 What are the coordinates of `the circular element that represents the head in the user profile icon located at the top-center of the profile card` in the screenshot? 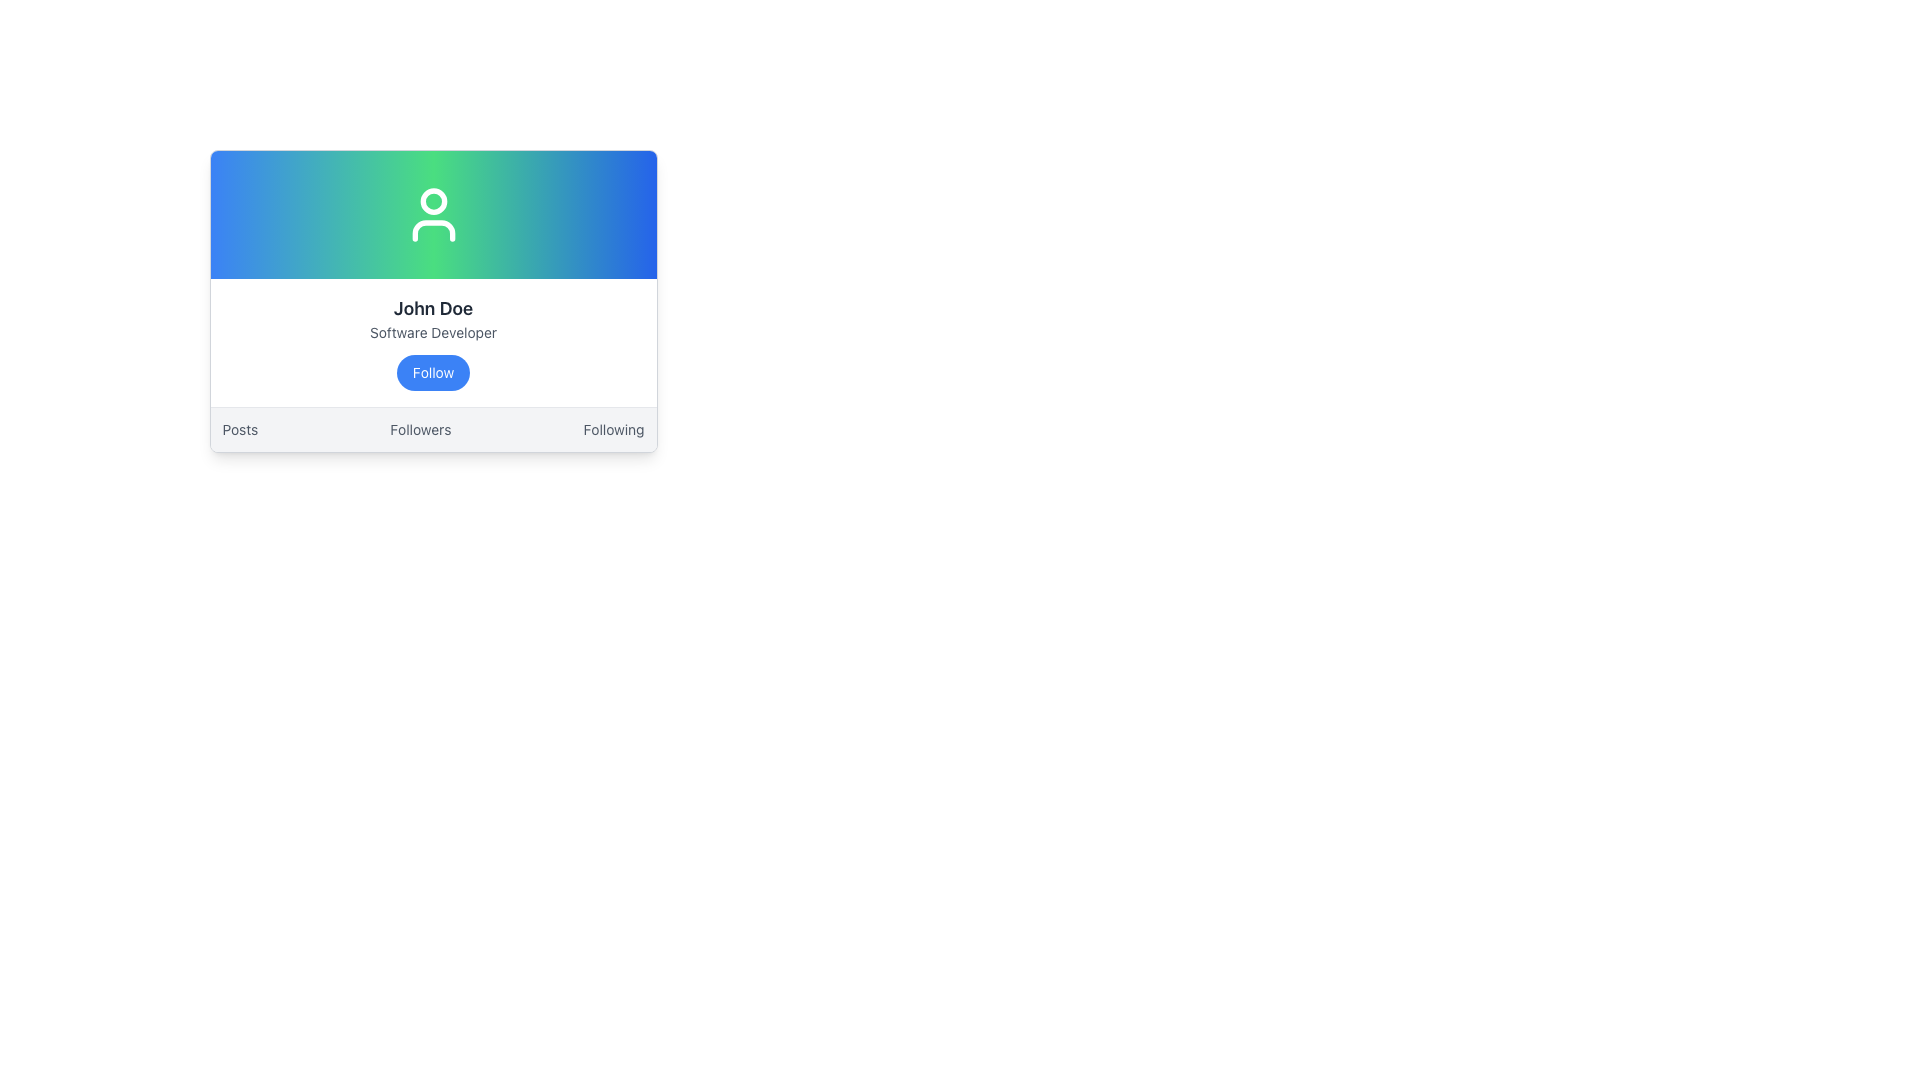 It's located at (432, 201).